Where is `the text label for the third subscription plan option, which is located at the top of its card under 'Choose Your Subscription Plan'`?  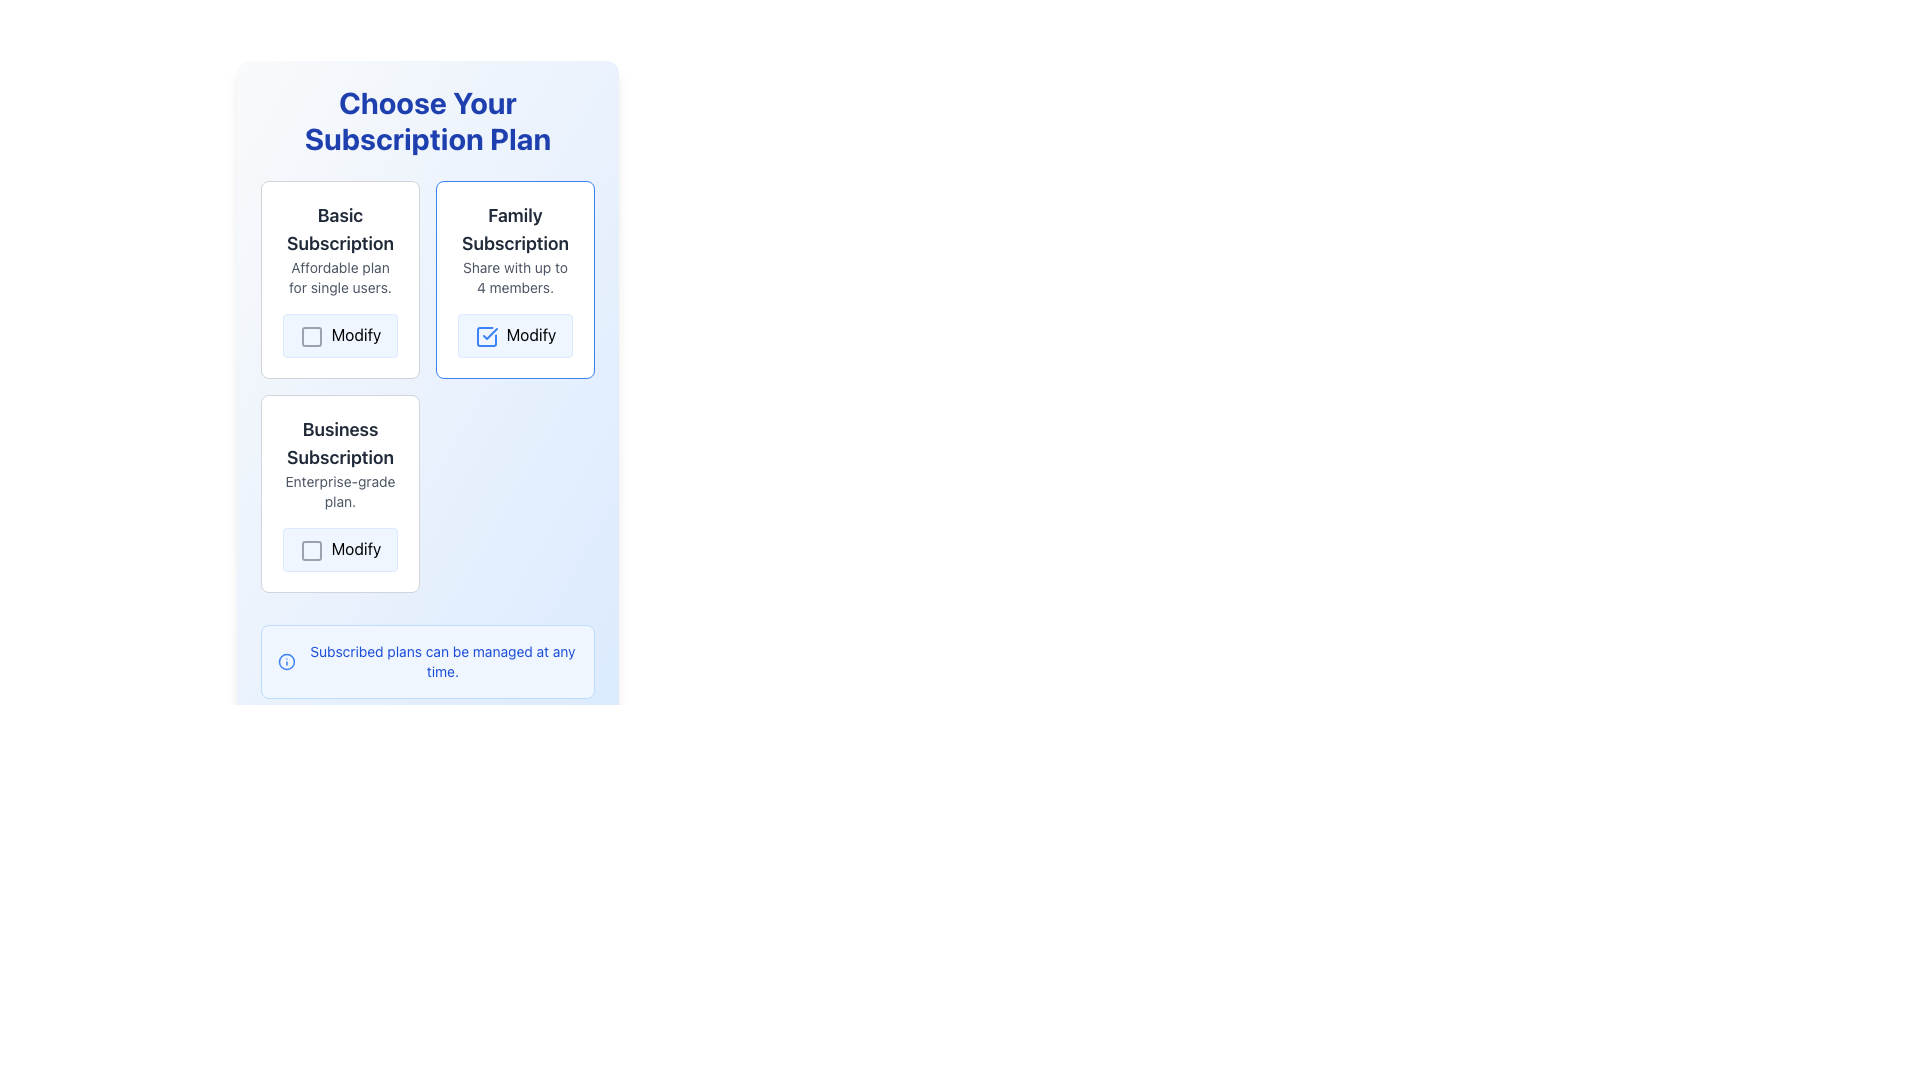
the text label for the third subscription plan option, which is located at the top of its card under 'Choose Your Subscription Plan' is located at coordinates (340, 442).